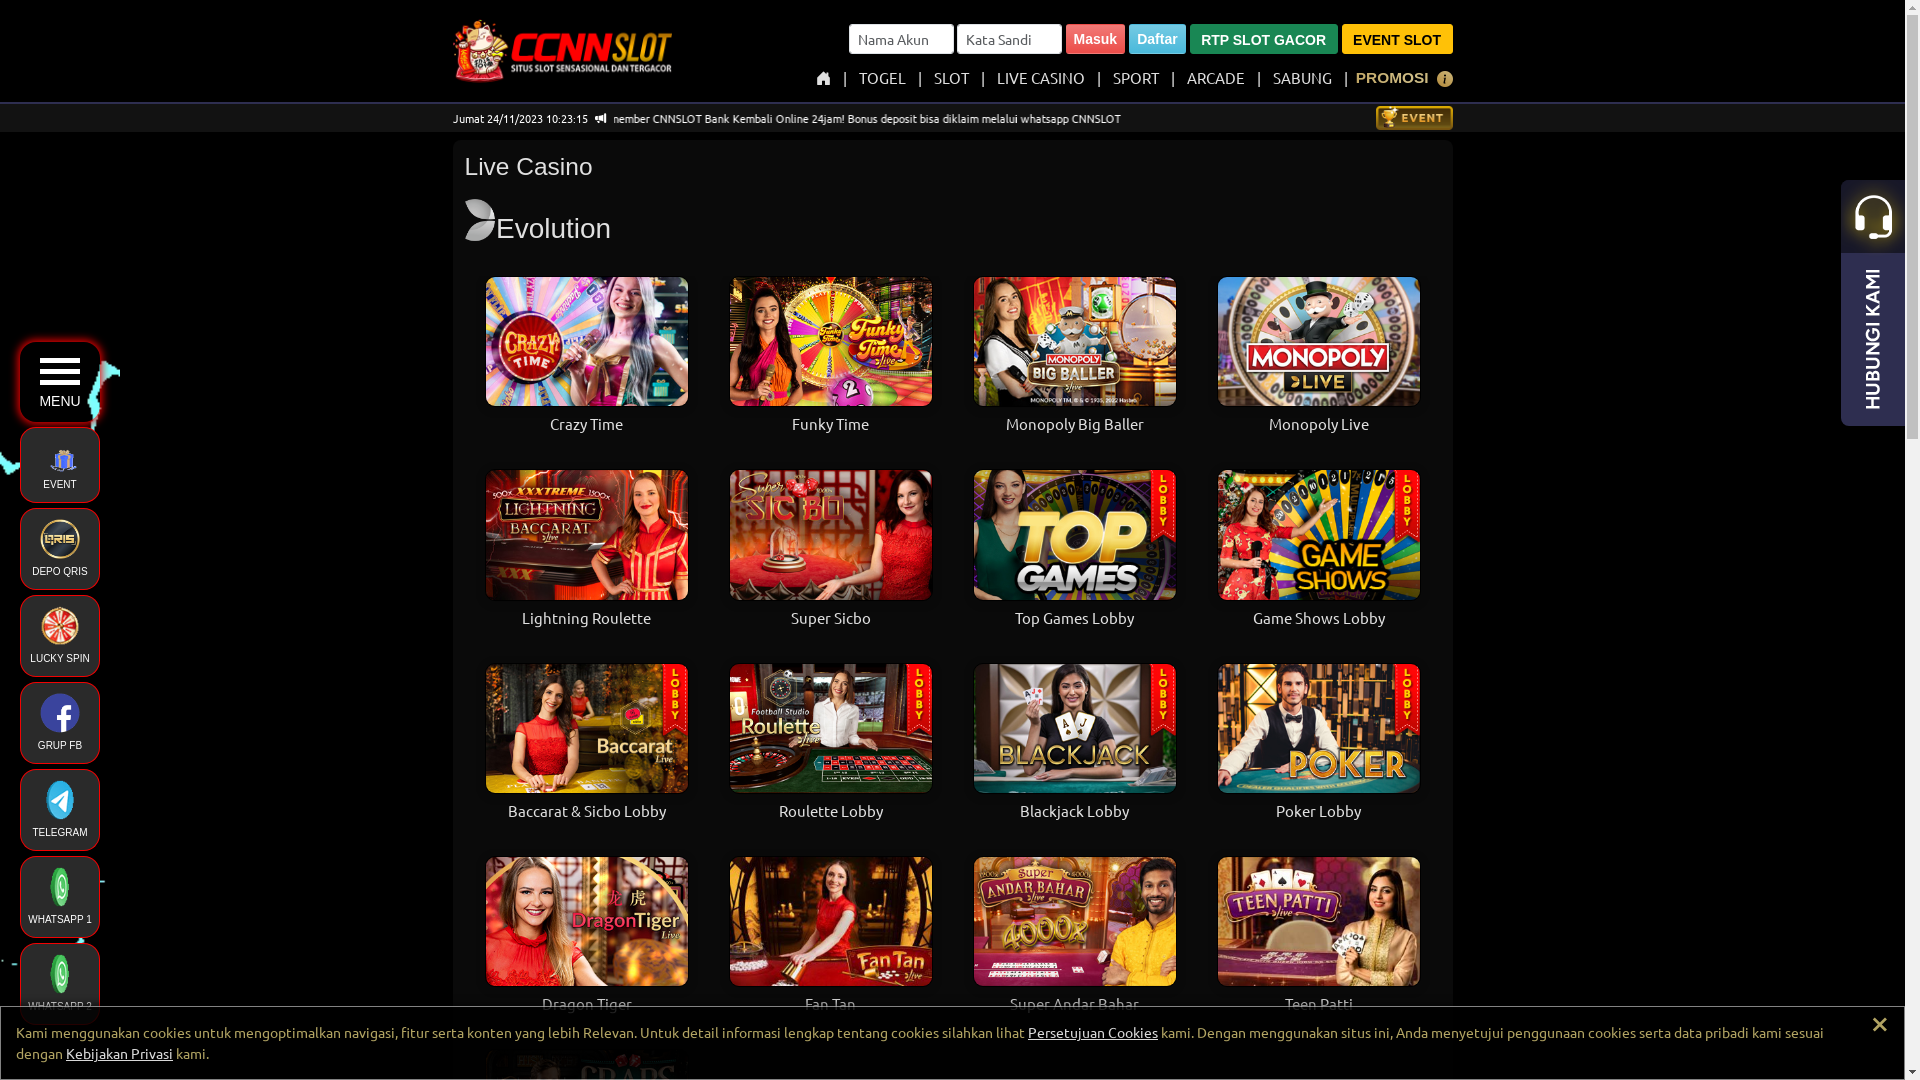 The image size is (1920, 1080). I want to click on 'Informasi', so click(1444, 79).